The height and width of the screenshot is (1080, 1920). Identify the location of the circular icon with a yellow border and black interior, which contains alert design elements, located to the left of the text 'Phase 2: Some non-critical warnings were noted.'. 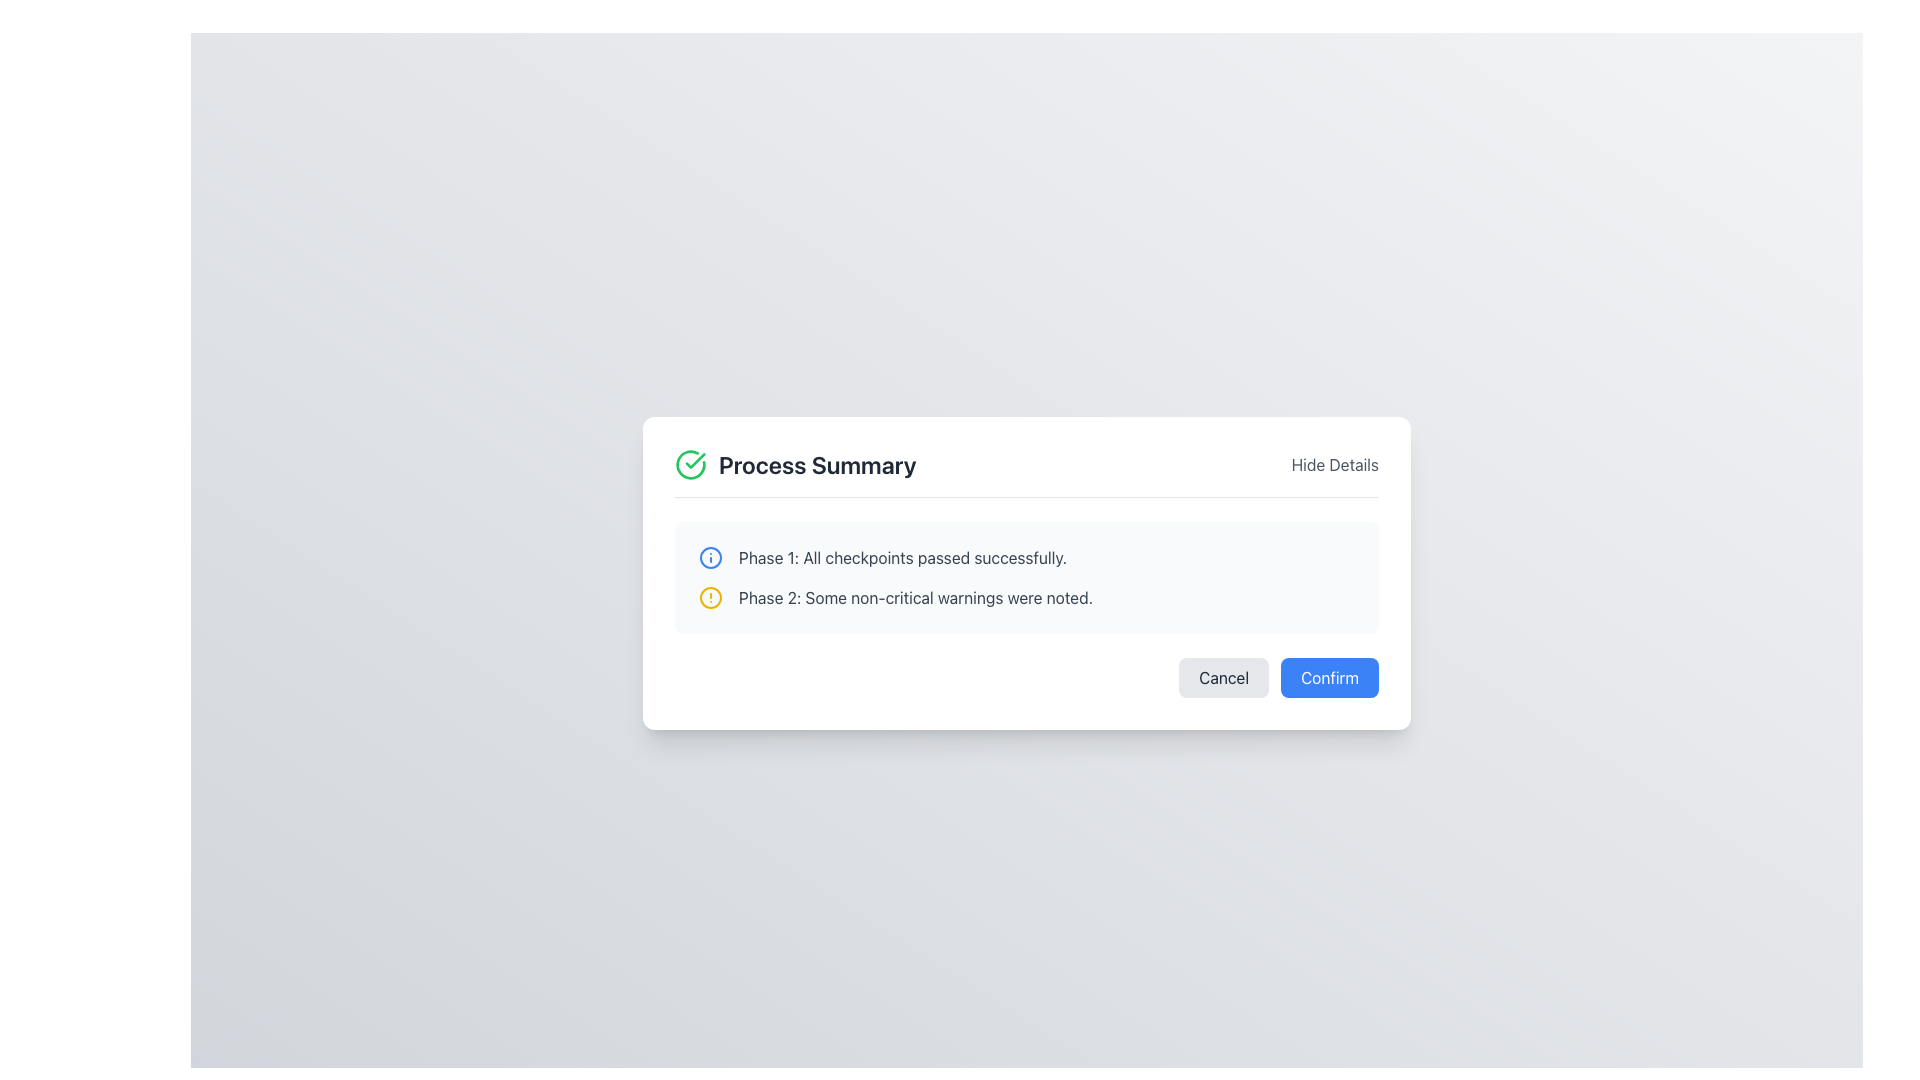
(710, 596).